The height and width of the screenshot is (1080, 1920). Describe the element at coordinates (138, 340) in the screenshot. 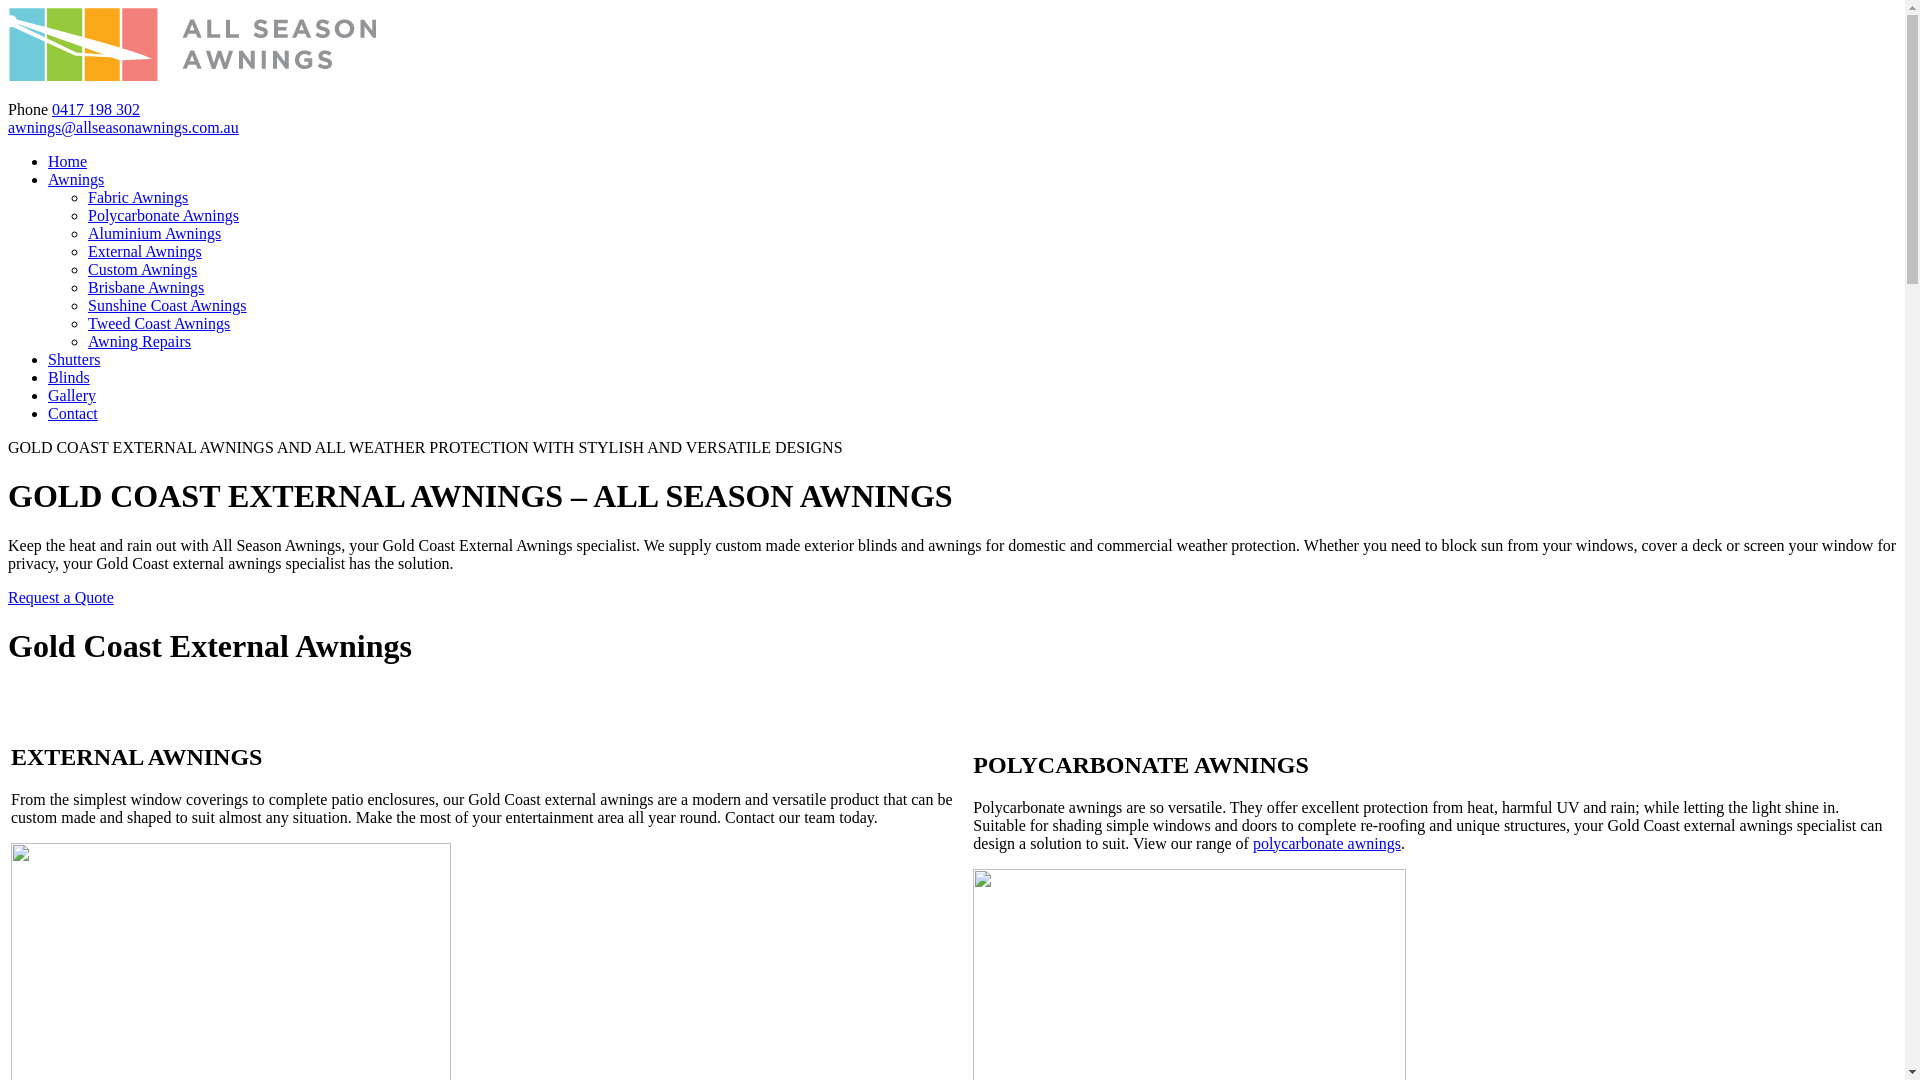

I see `'Awning Repairs'` at that location.